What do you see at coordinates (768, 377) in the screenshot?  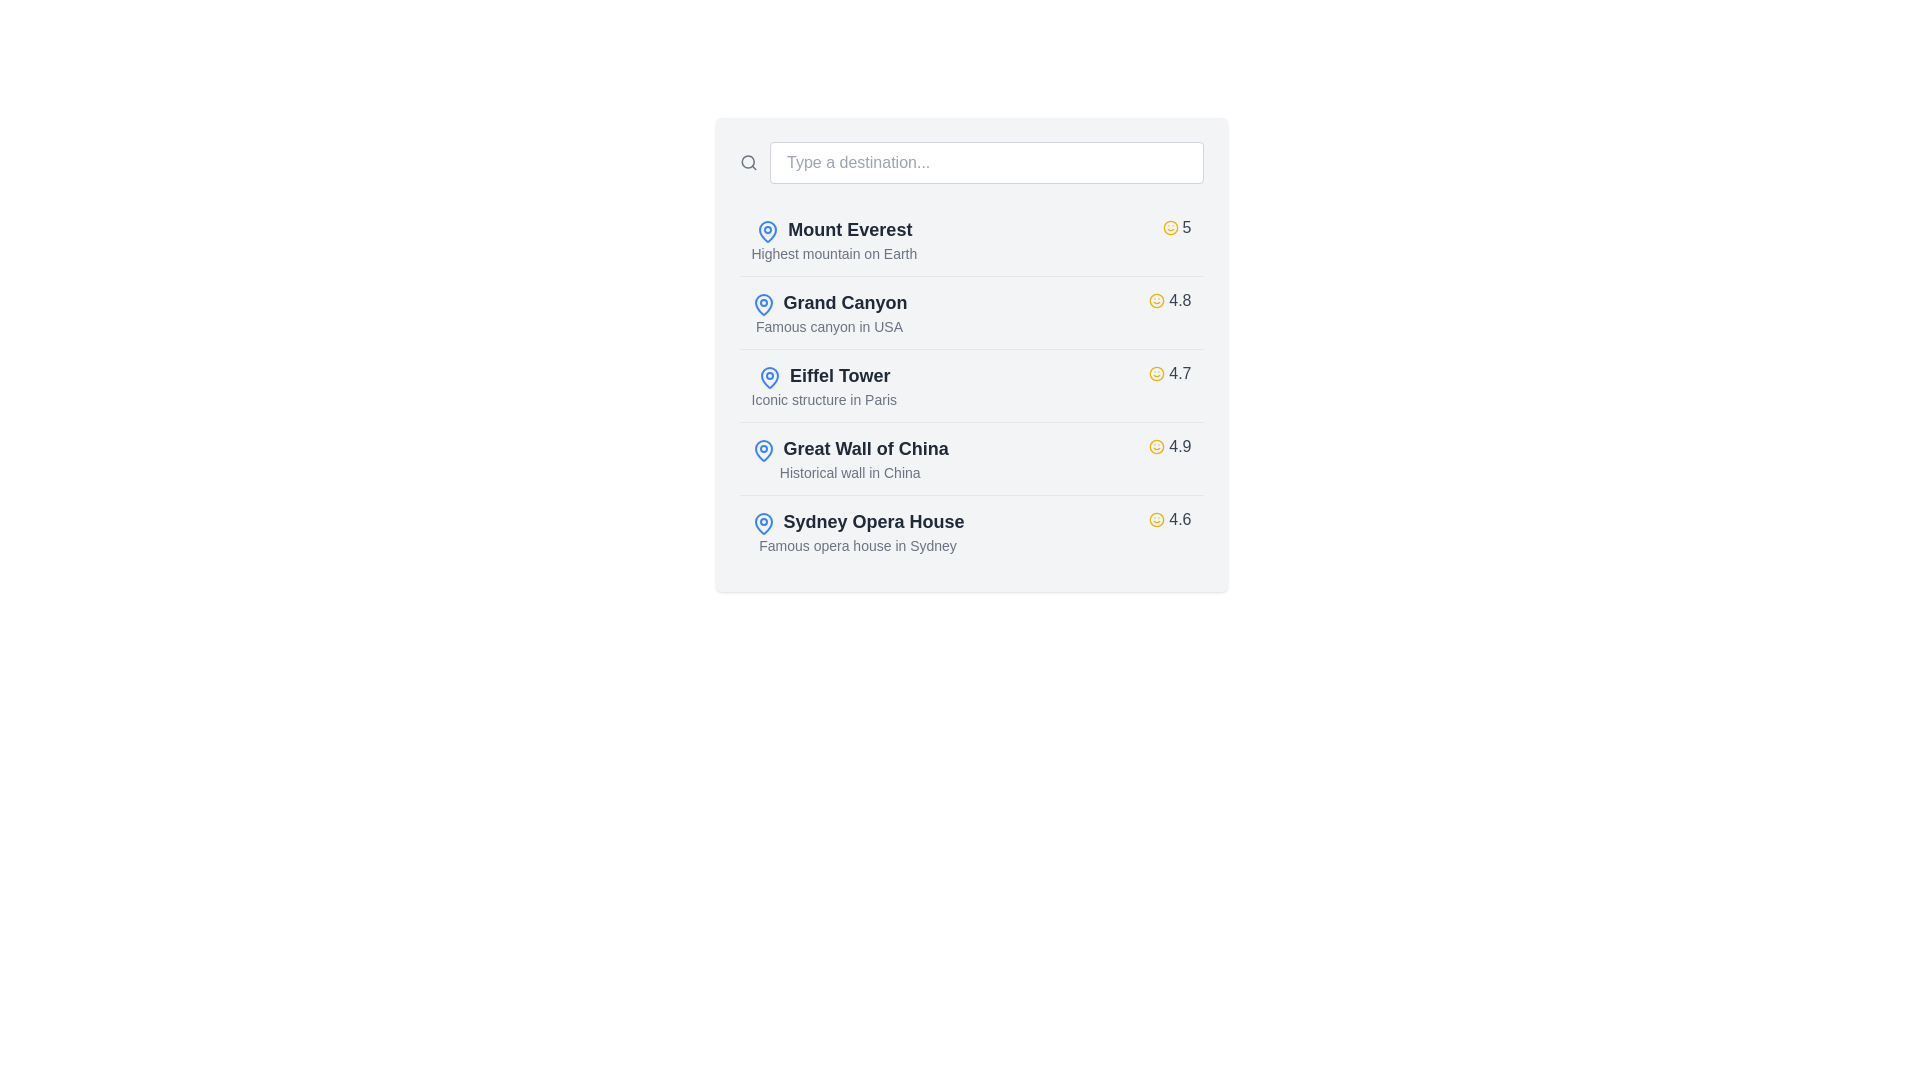 I see `the map marker icon located to the left of the text 'Eiffel Tower', which visually represents the location associated with this list item` at bounding box center [768, 377].